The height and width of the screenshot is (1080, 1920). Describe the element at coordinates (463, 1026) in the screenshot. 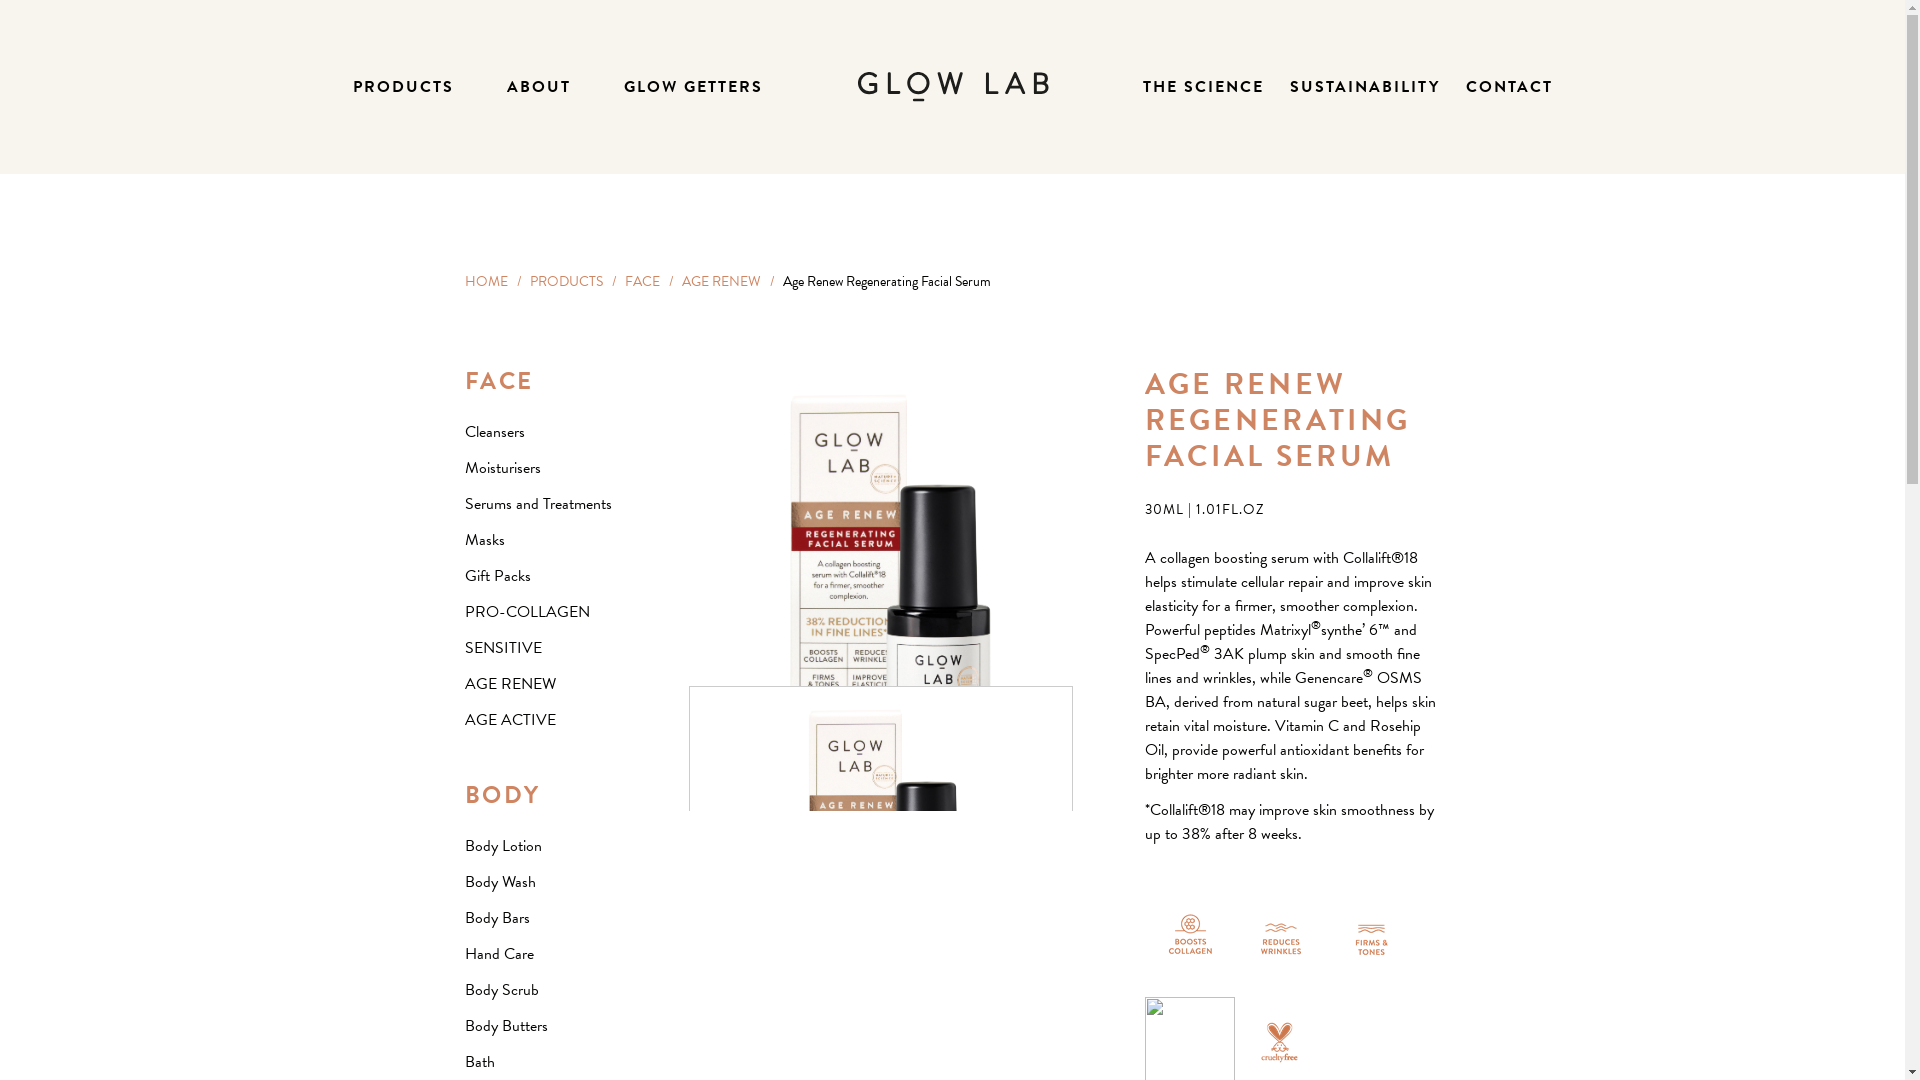

I see `'Body Butters'` at that location.